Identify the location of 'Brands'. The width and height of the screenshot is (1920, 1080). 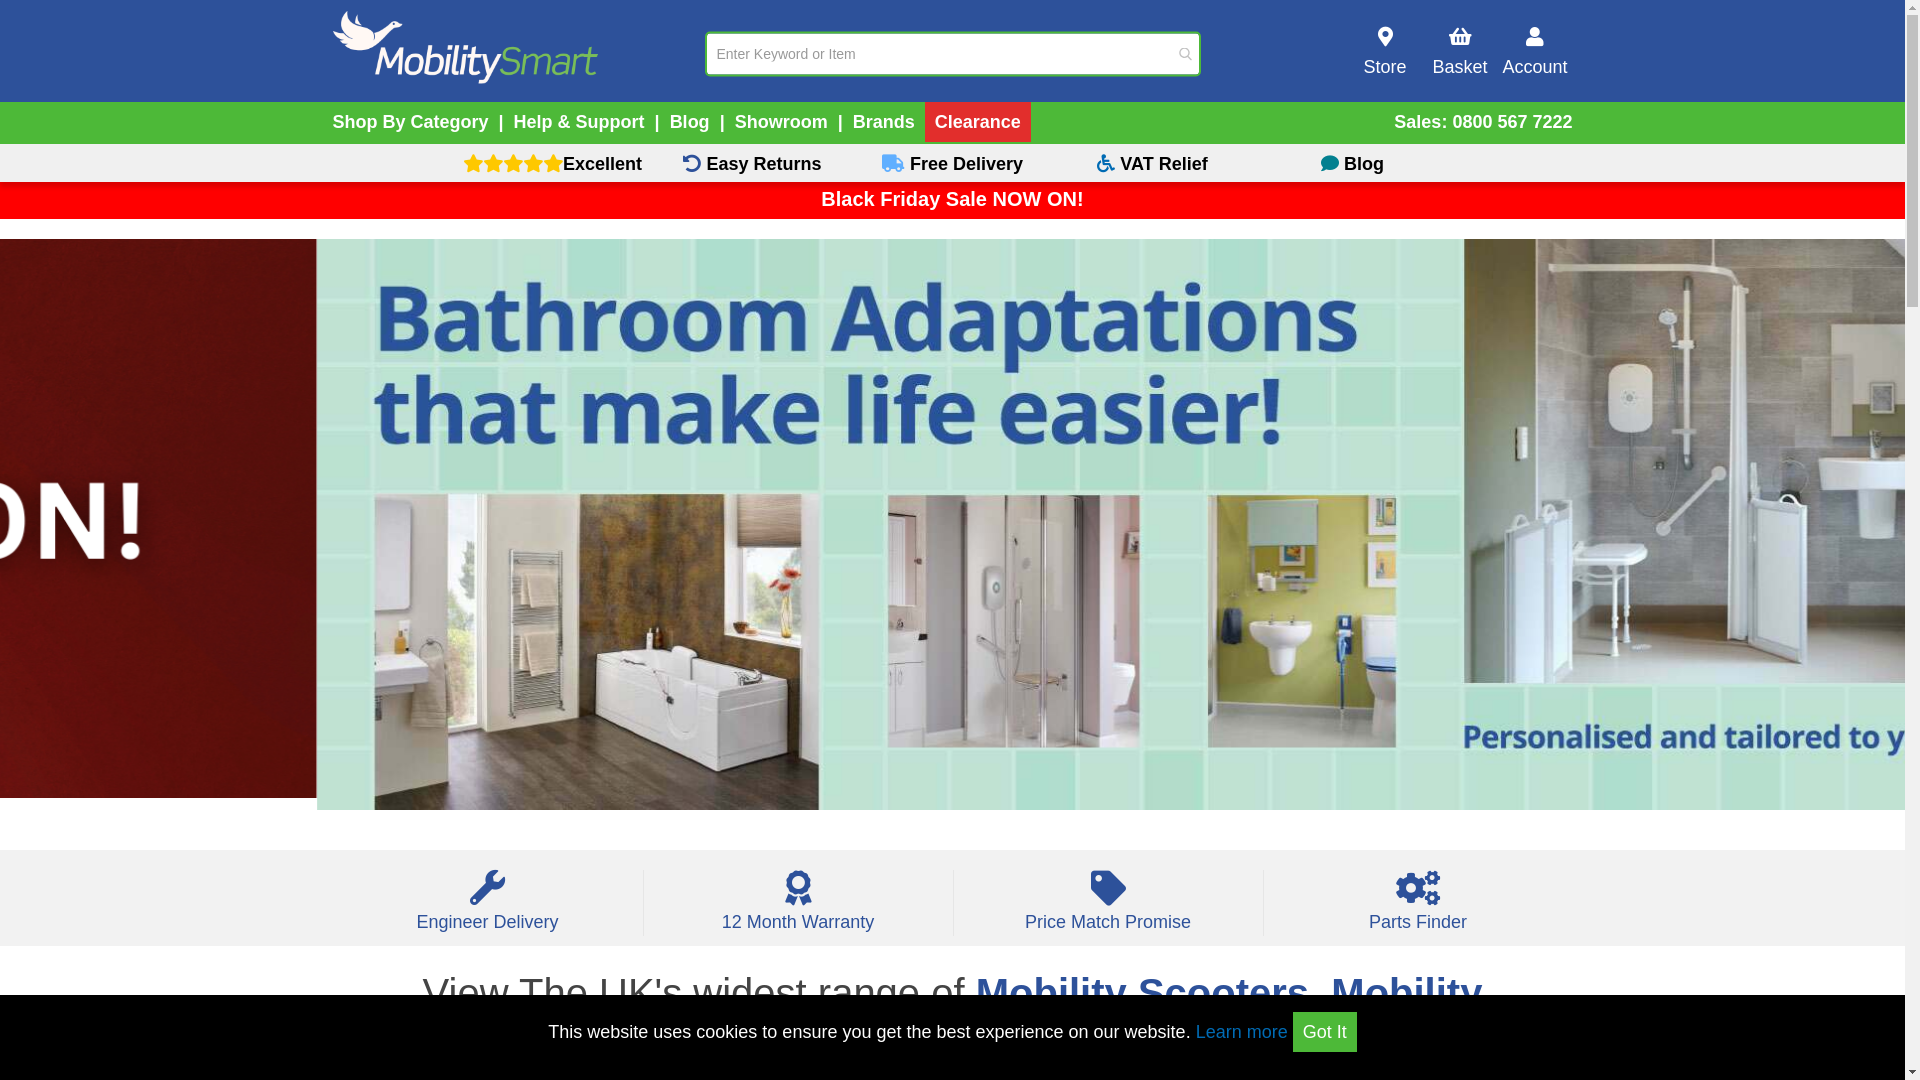
(882, 122).